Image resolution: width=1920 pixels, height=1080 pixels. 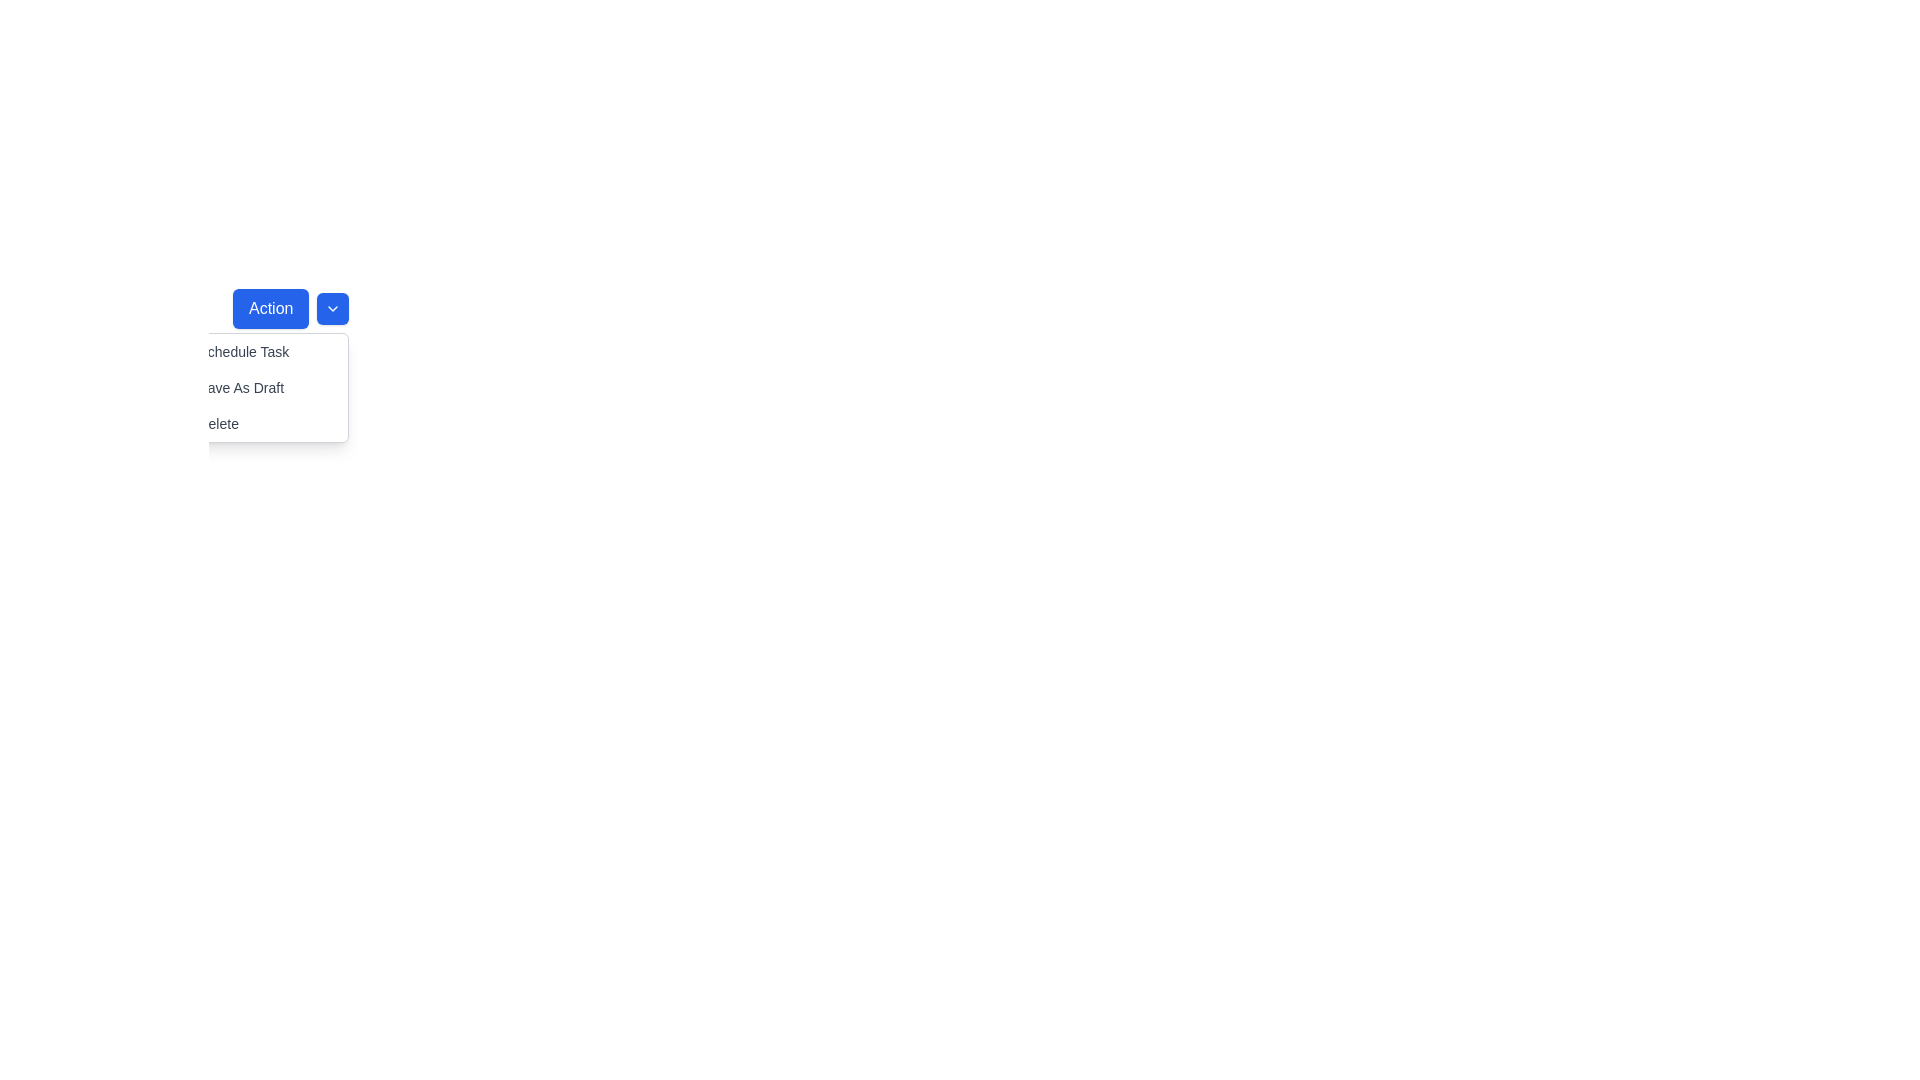 What do you see at coordinates (252, 388) in the screenshot?
I see `the second option 'Save As Draft' from the dropdown menu that is styled with dark gray text on a white background` at bounding box center [252, 388].